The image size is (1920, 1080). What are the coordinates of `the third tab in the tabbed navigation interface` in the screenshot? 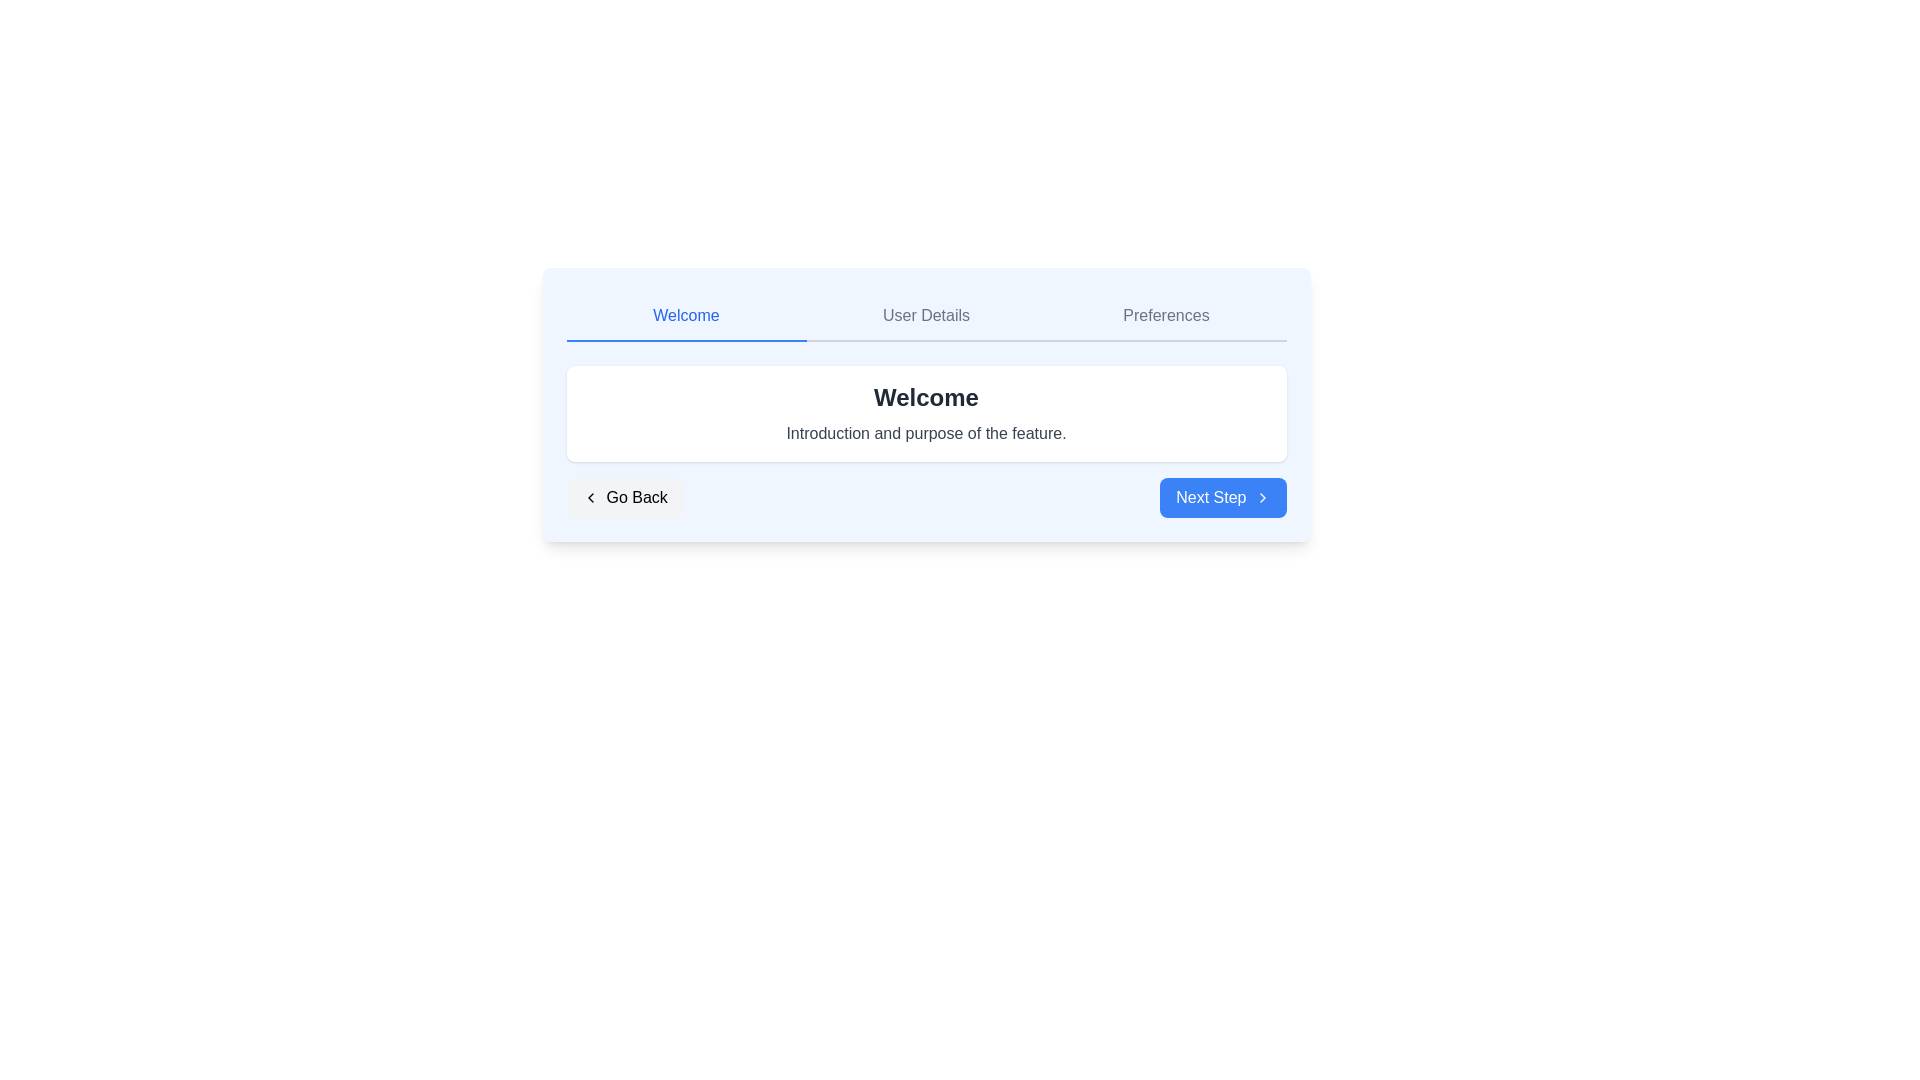 It's located at (1166, 315).